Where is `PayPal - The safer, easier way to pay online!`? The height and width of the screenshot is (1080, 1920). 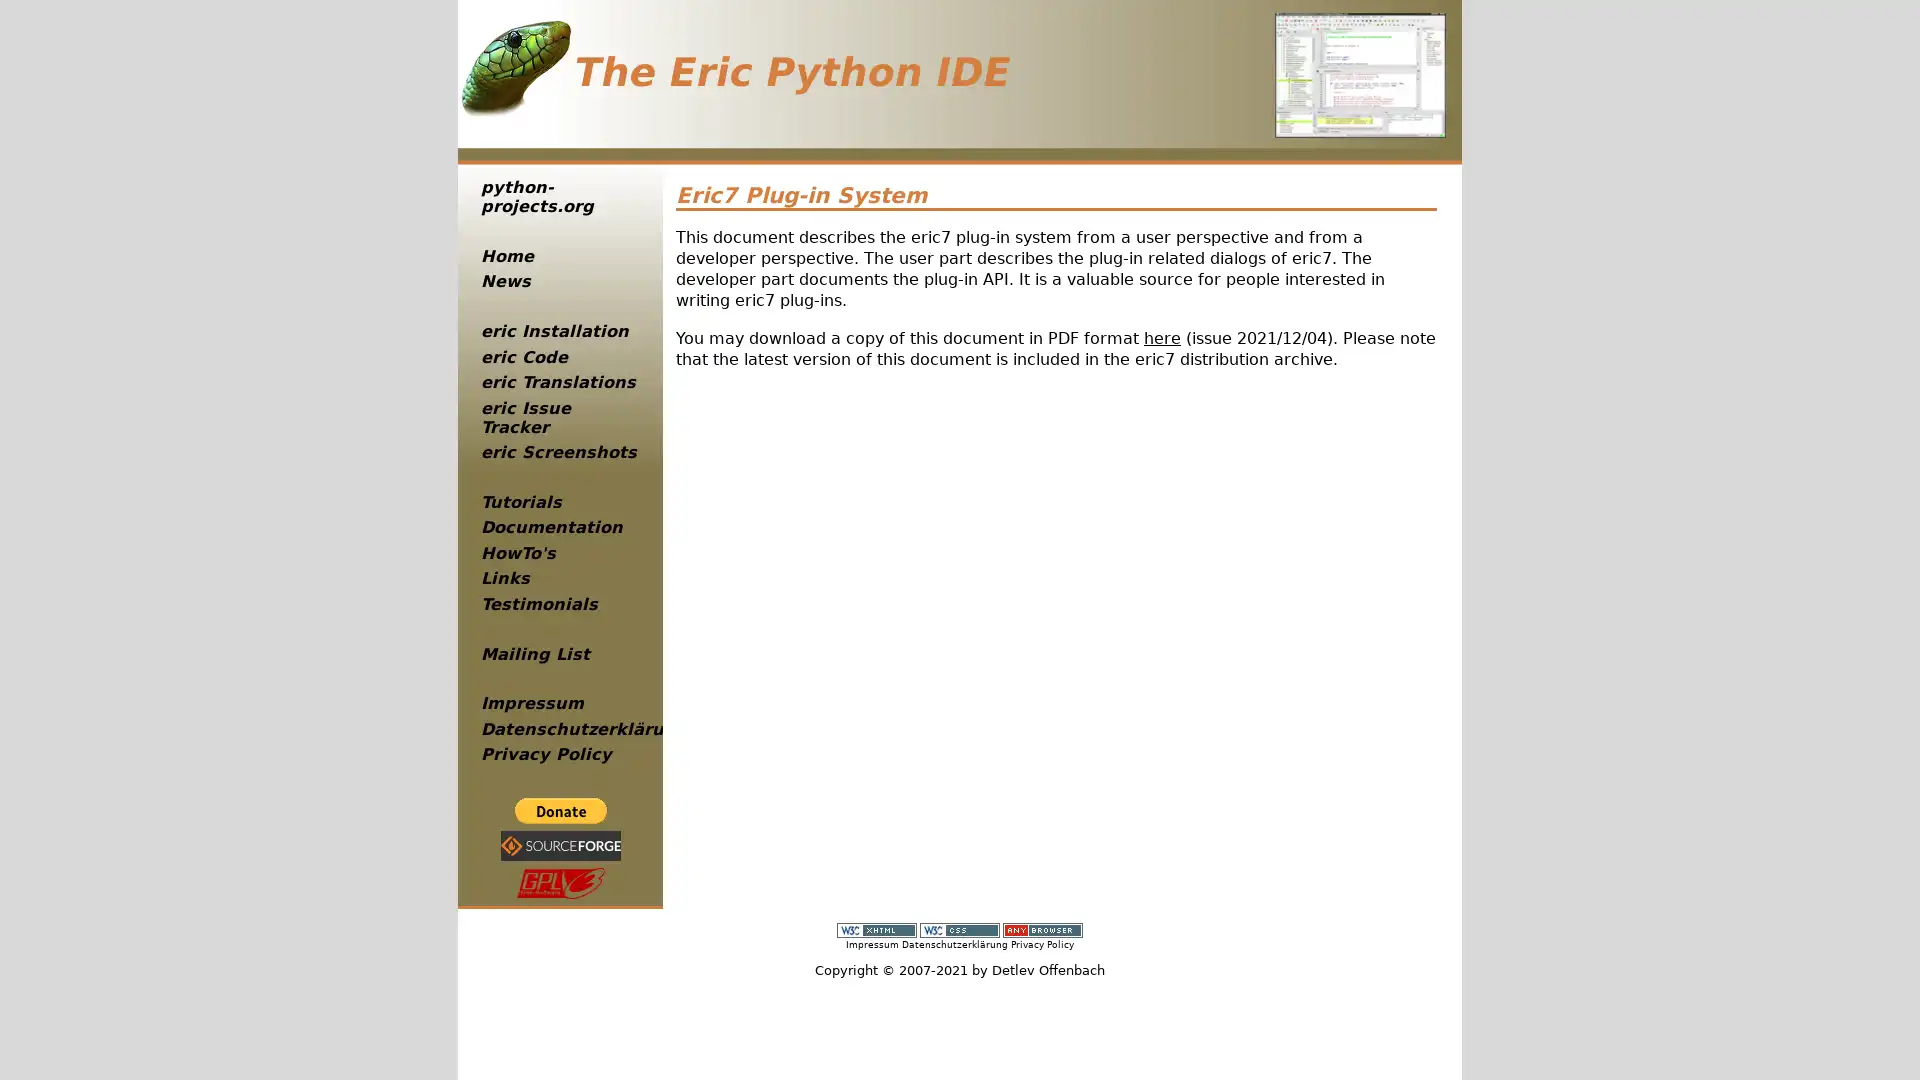 PayPal - The safer, easier way to pay online! is located at coordinates (560, 810).